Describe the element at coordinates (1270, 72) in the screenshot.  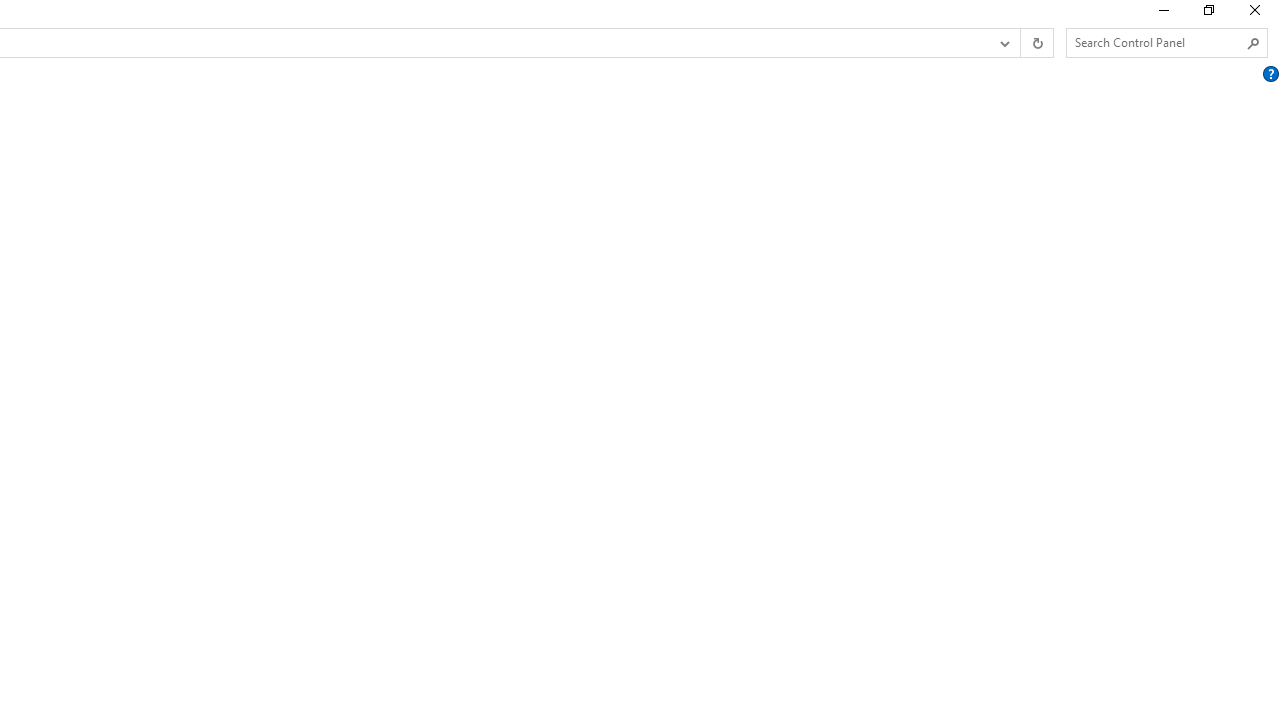
I see `'Help'` at that location.